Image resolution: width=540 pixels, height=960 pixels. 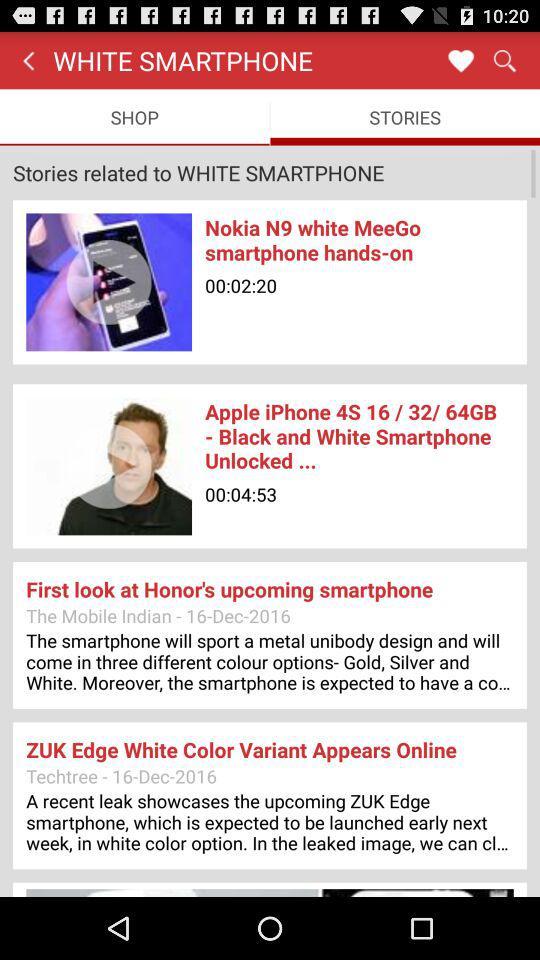 What do you see at coordinates (460, 59) in the screenshot?
I see `the item to the right of white smartphone` at bounding box center [460, 59].